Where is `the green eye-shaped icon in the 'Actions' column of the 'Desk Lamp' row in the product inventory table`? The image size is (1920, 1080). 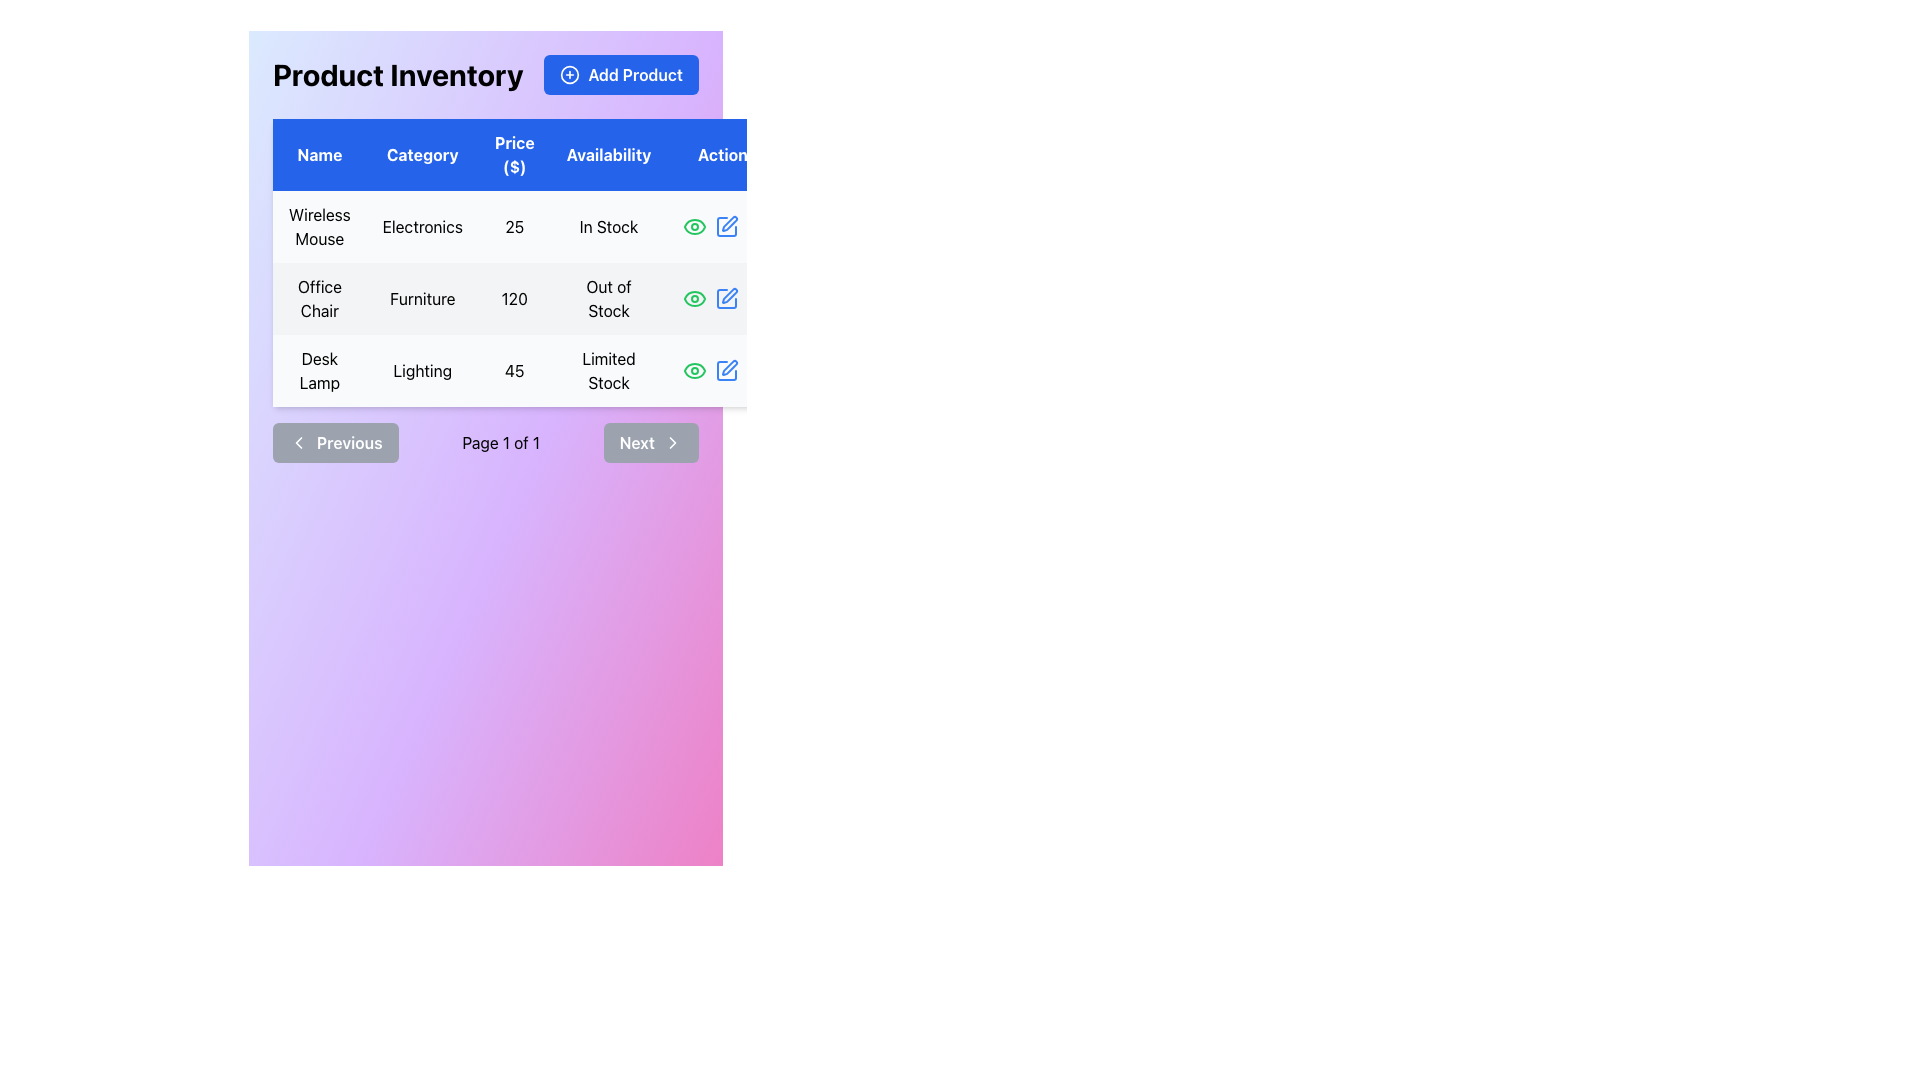 the green eye-shaped icon in the 'Actions' column of the 'Desk Lamp' row in the product inventory table is located at coordinates (695, 370).